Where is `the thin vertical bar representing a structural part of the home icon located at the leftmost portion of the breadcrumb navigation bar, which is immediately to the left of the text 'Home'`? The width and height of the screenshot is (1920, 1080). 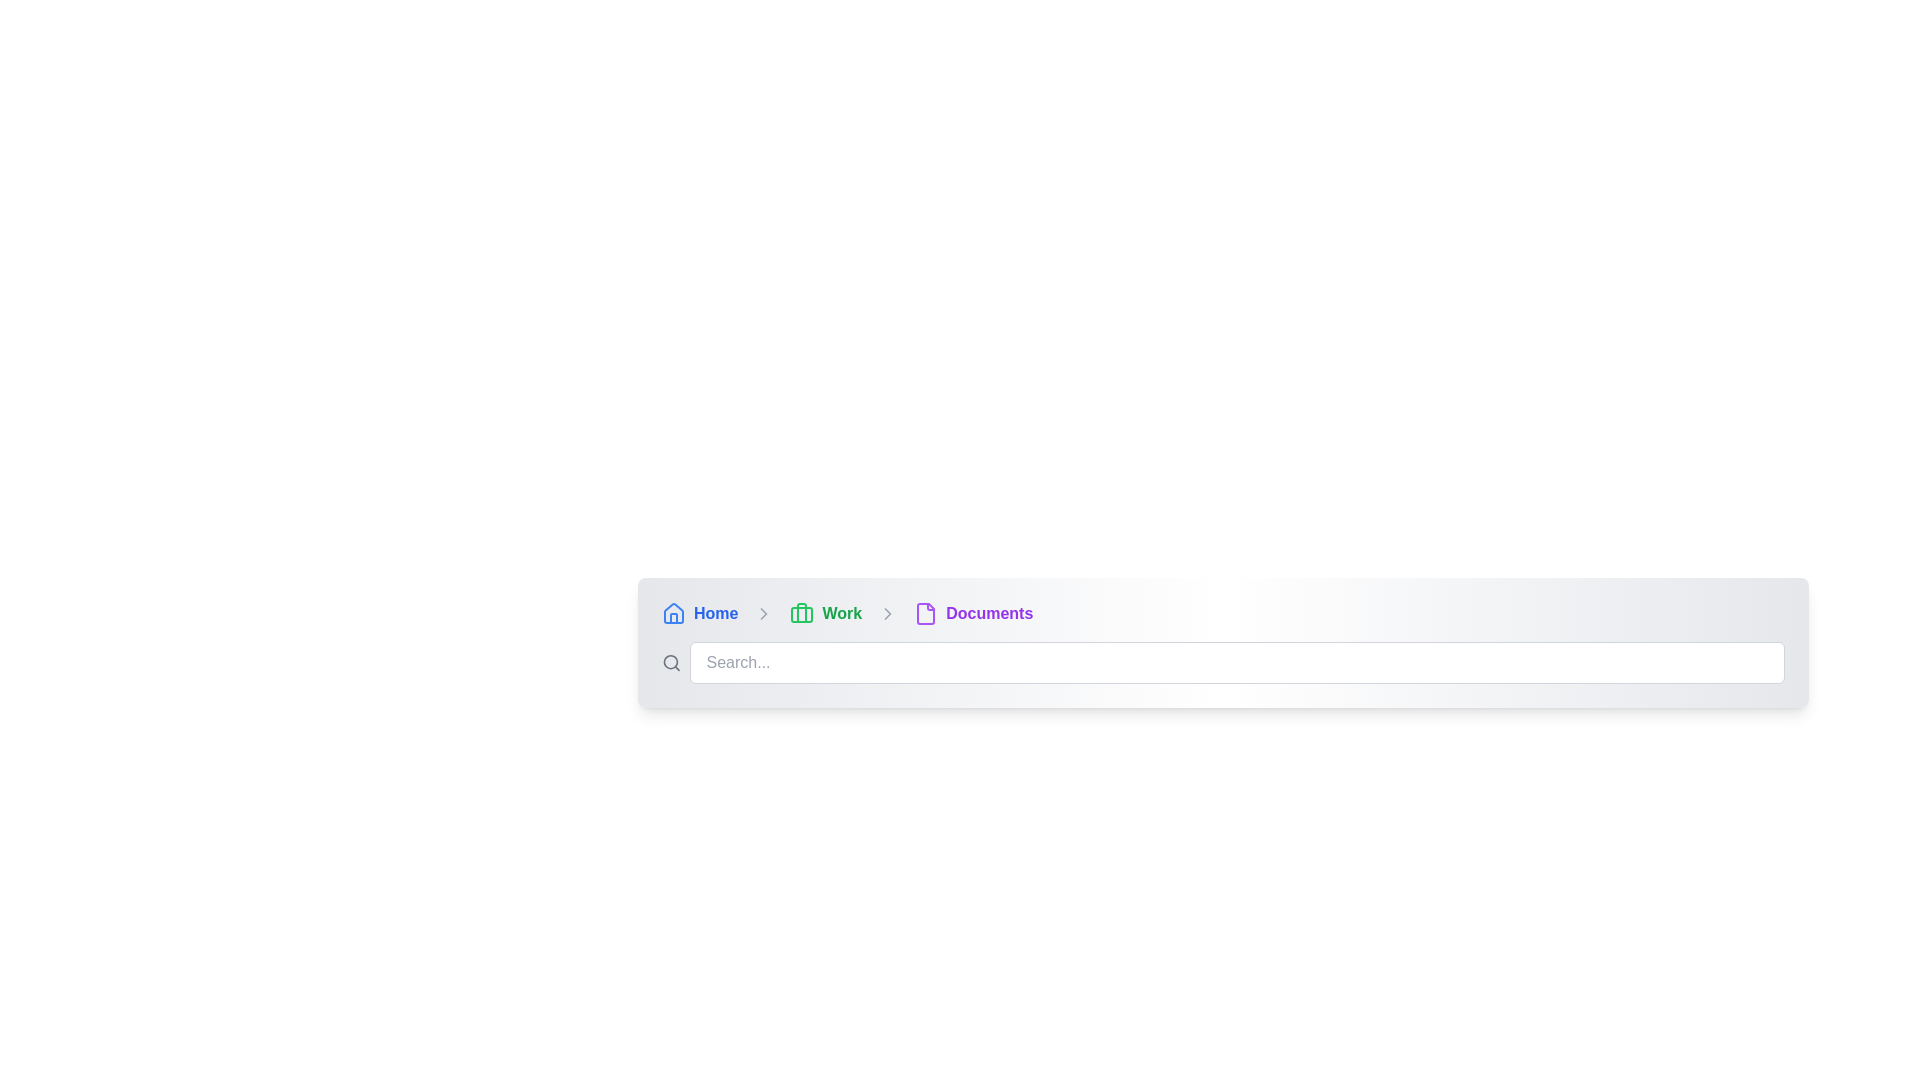 the thin vertical bar representing a structural part of the home icon located at the leftmost portion of the breadcrumb navigation bar, which is immediately to the left of the text 'Home' is located at coordinates (673, 617).